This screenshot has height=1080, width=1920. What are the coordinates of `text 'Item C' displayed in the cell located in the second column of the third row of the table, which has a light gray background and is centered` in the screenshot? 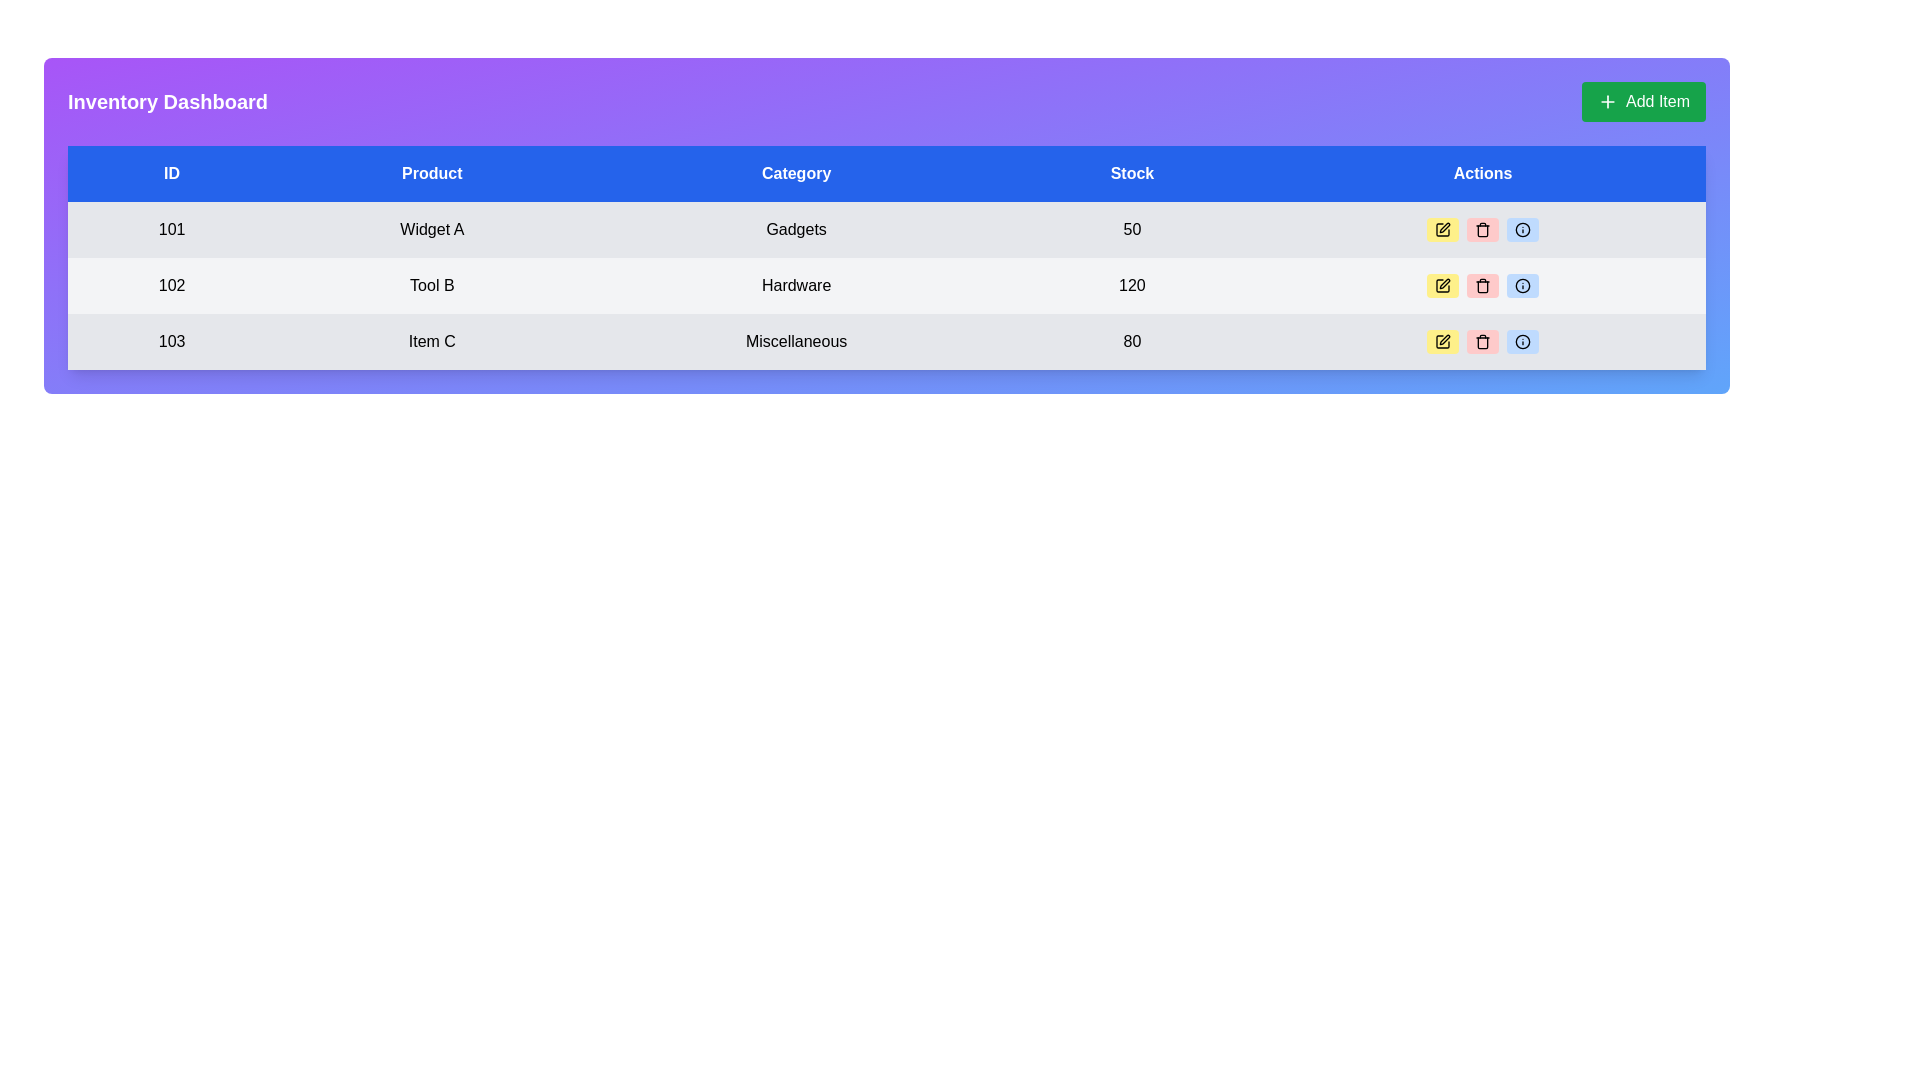 It's located at (431, 341).